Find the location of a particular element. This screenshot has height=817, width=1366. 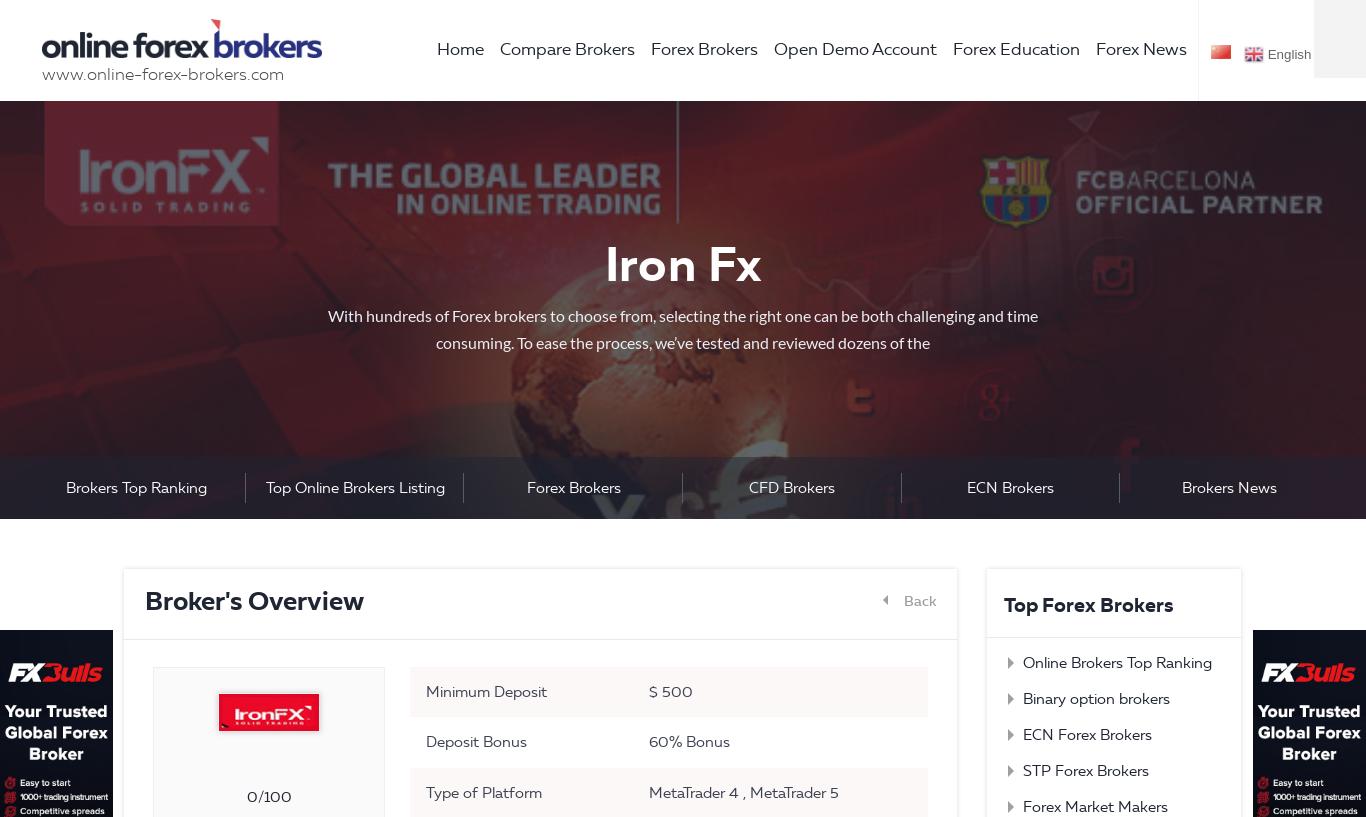

'STP Forex Brokers' is located at coordinates (1022, 770).